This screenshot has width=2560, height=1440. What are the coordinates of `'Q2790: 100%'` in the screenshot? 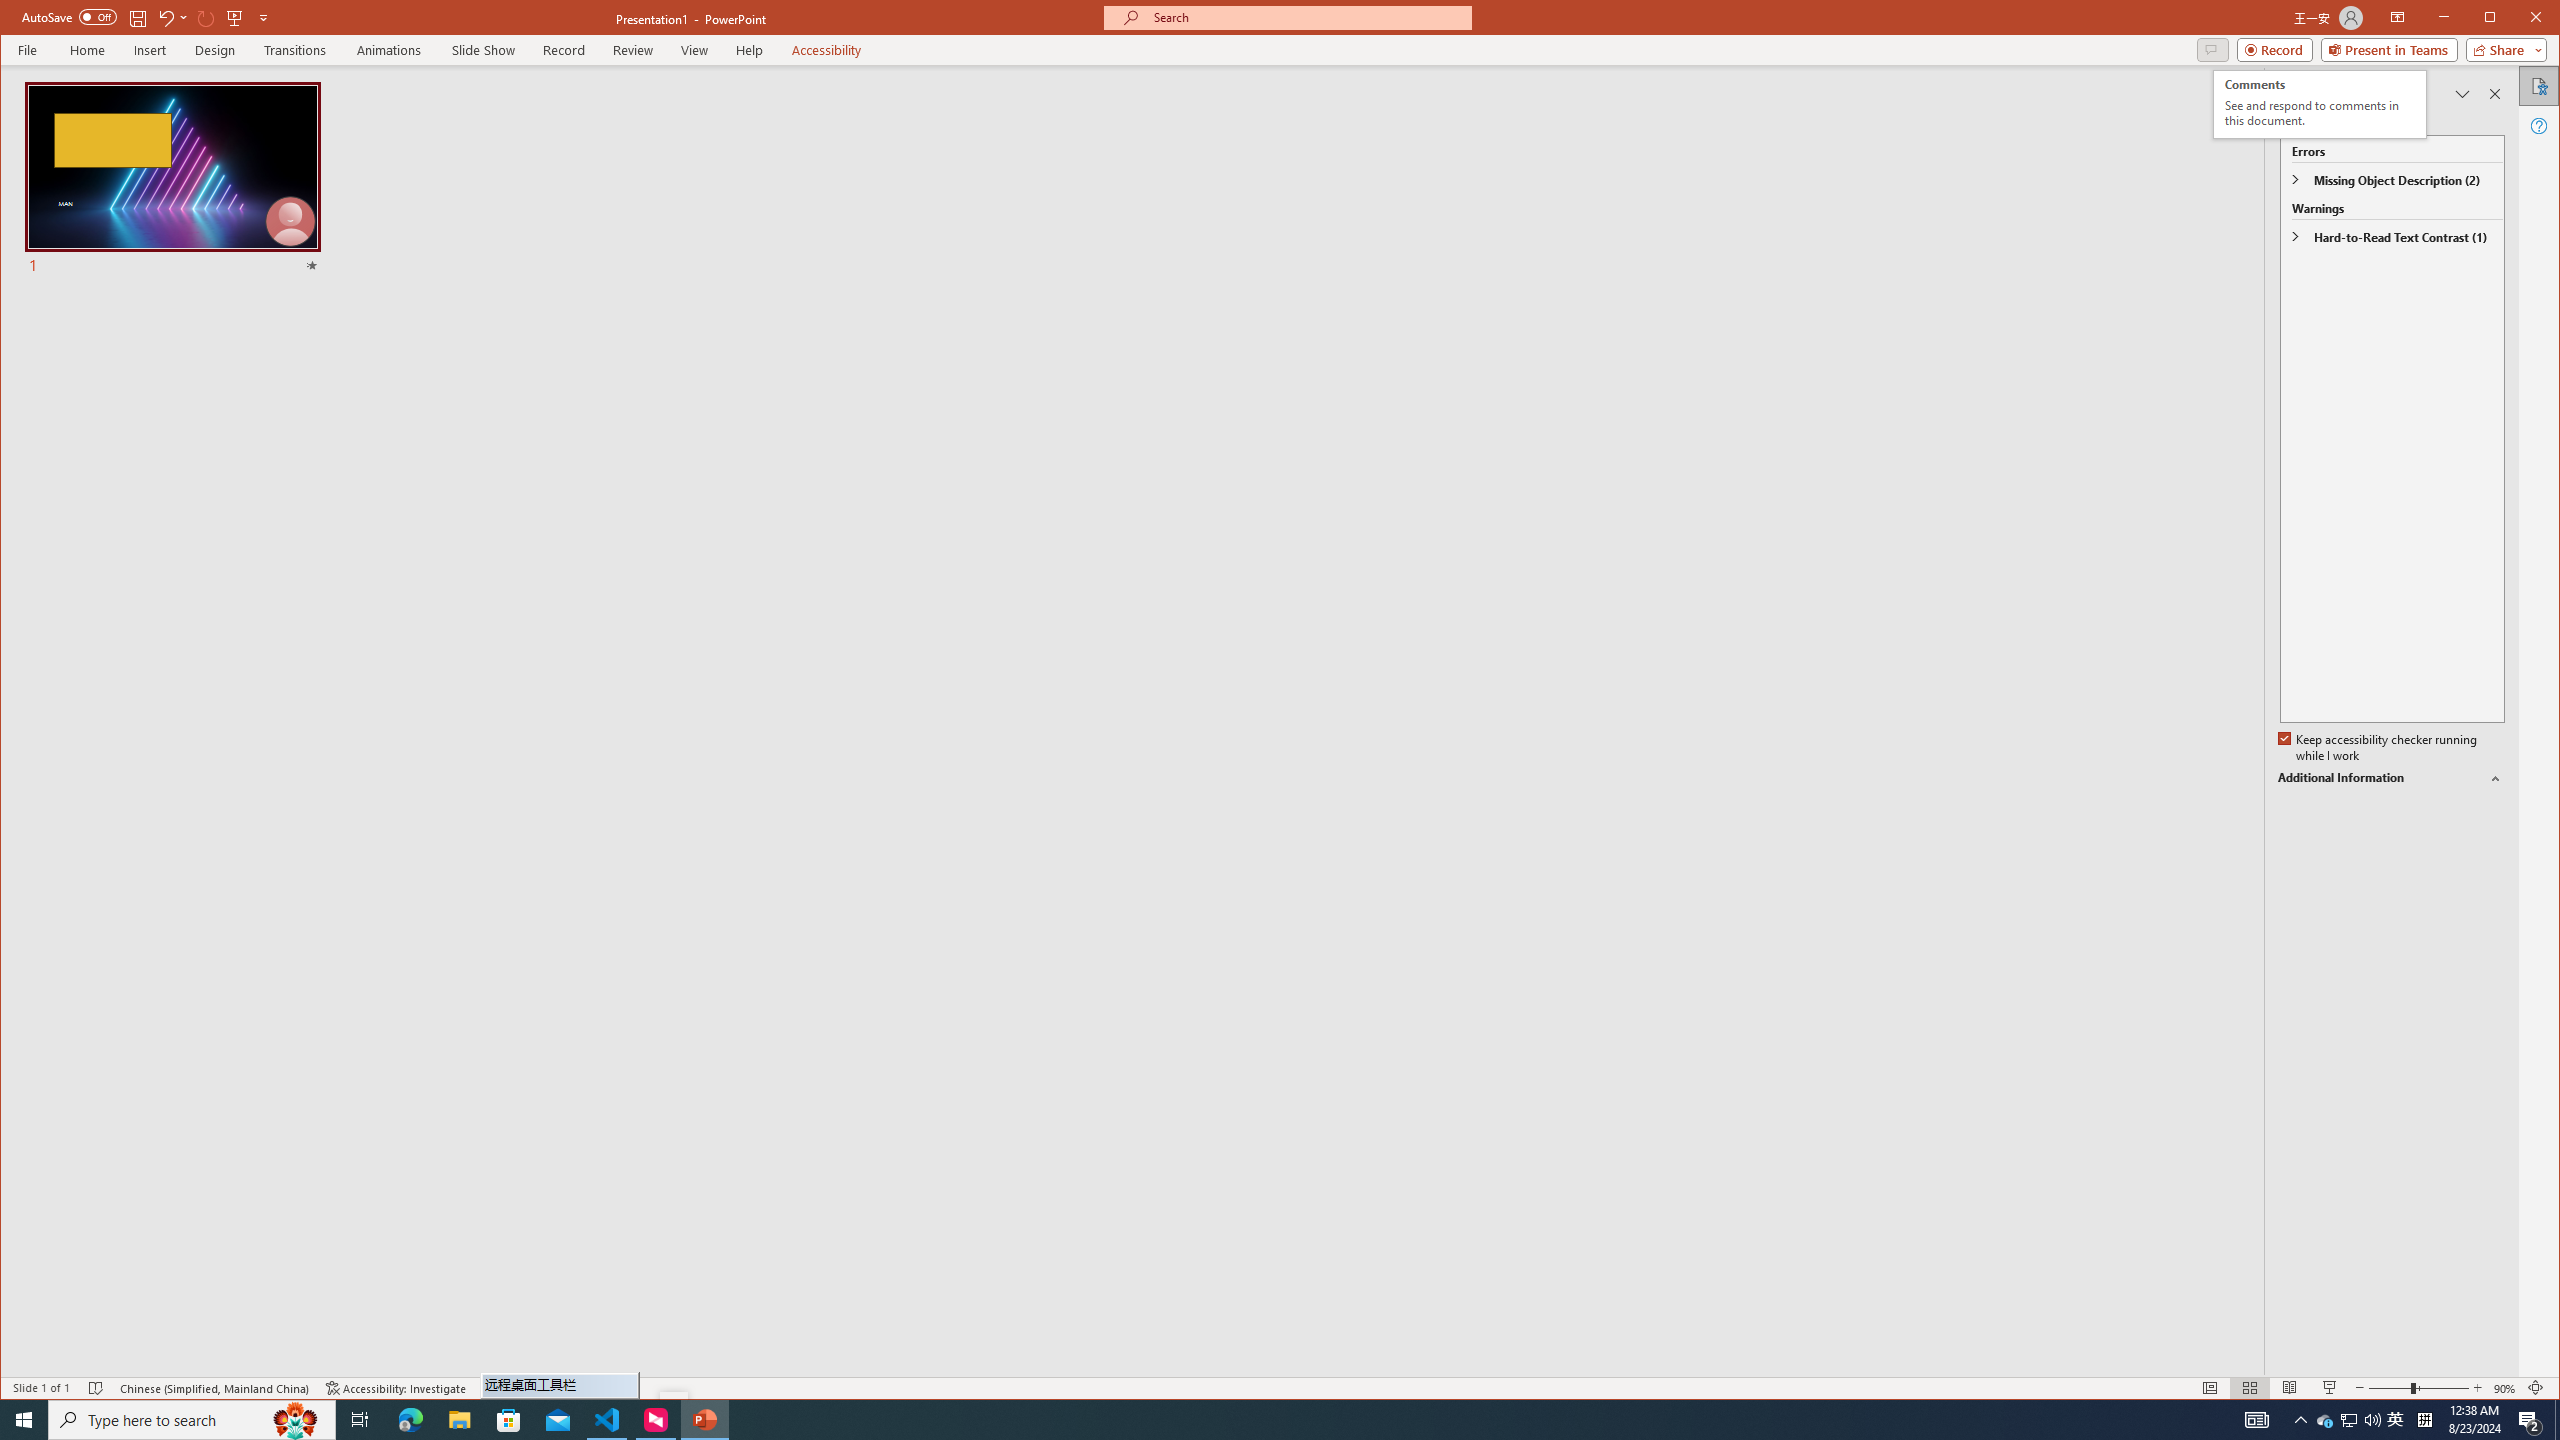 It's located at (2324, 1418).